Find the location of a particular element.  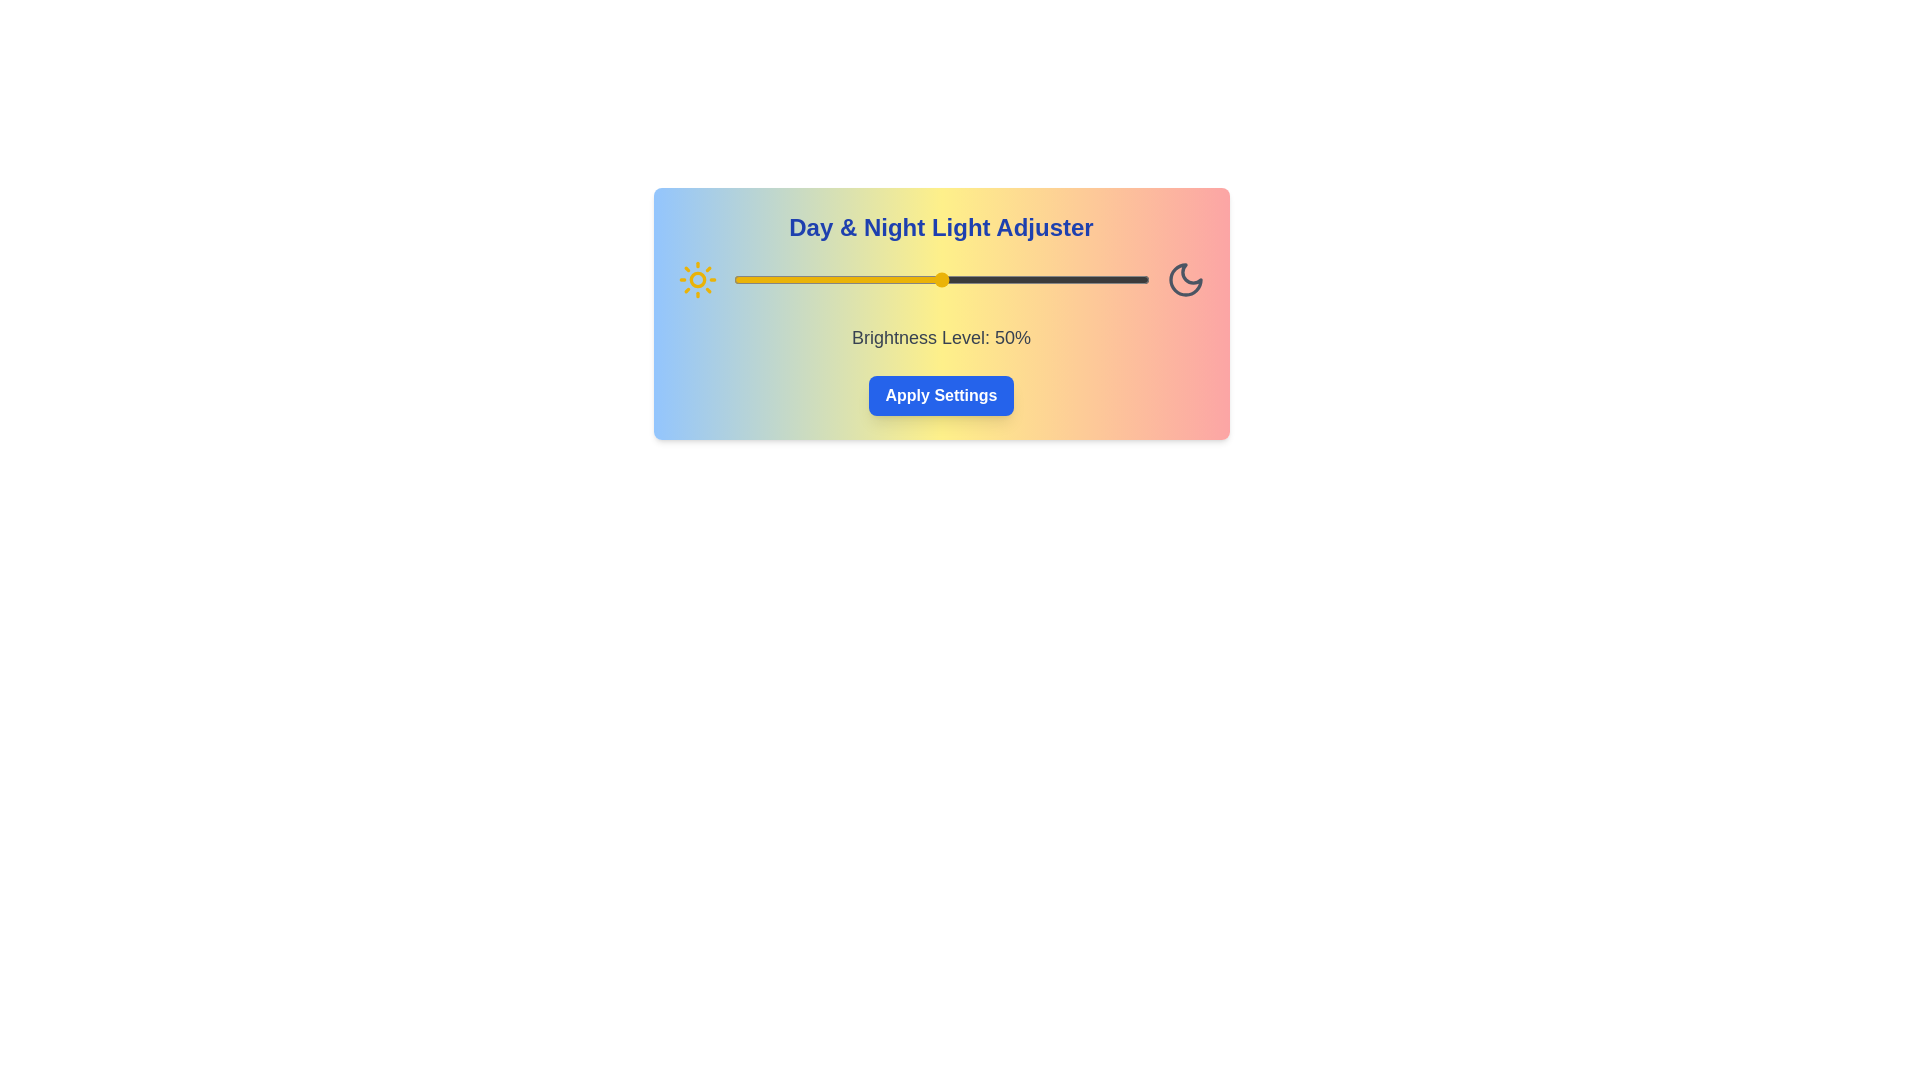

the brightness level to 71% using the slider is located at coordinates (1028, 280).